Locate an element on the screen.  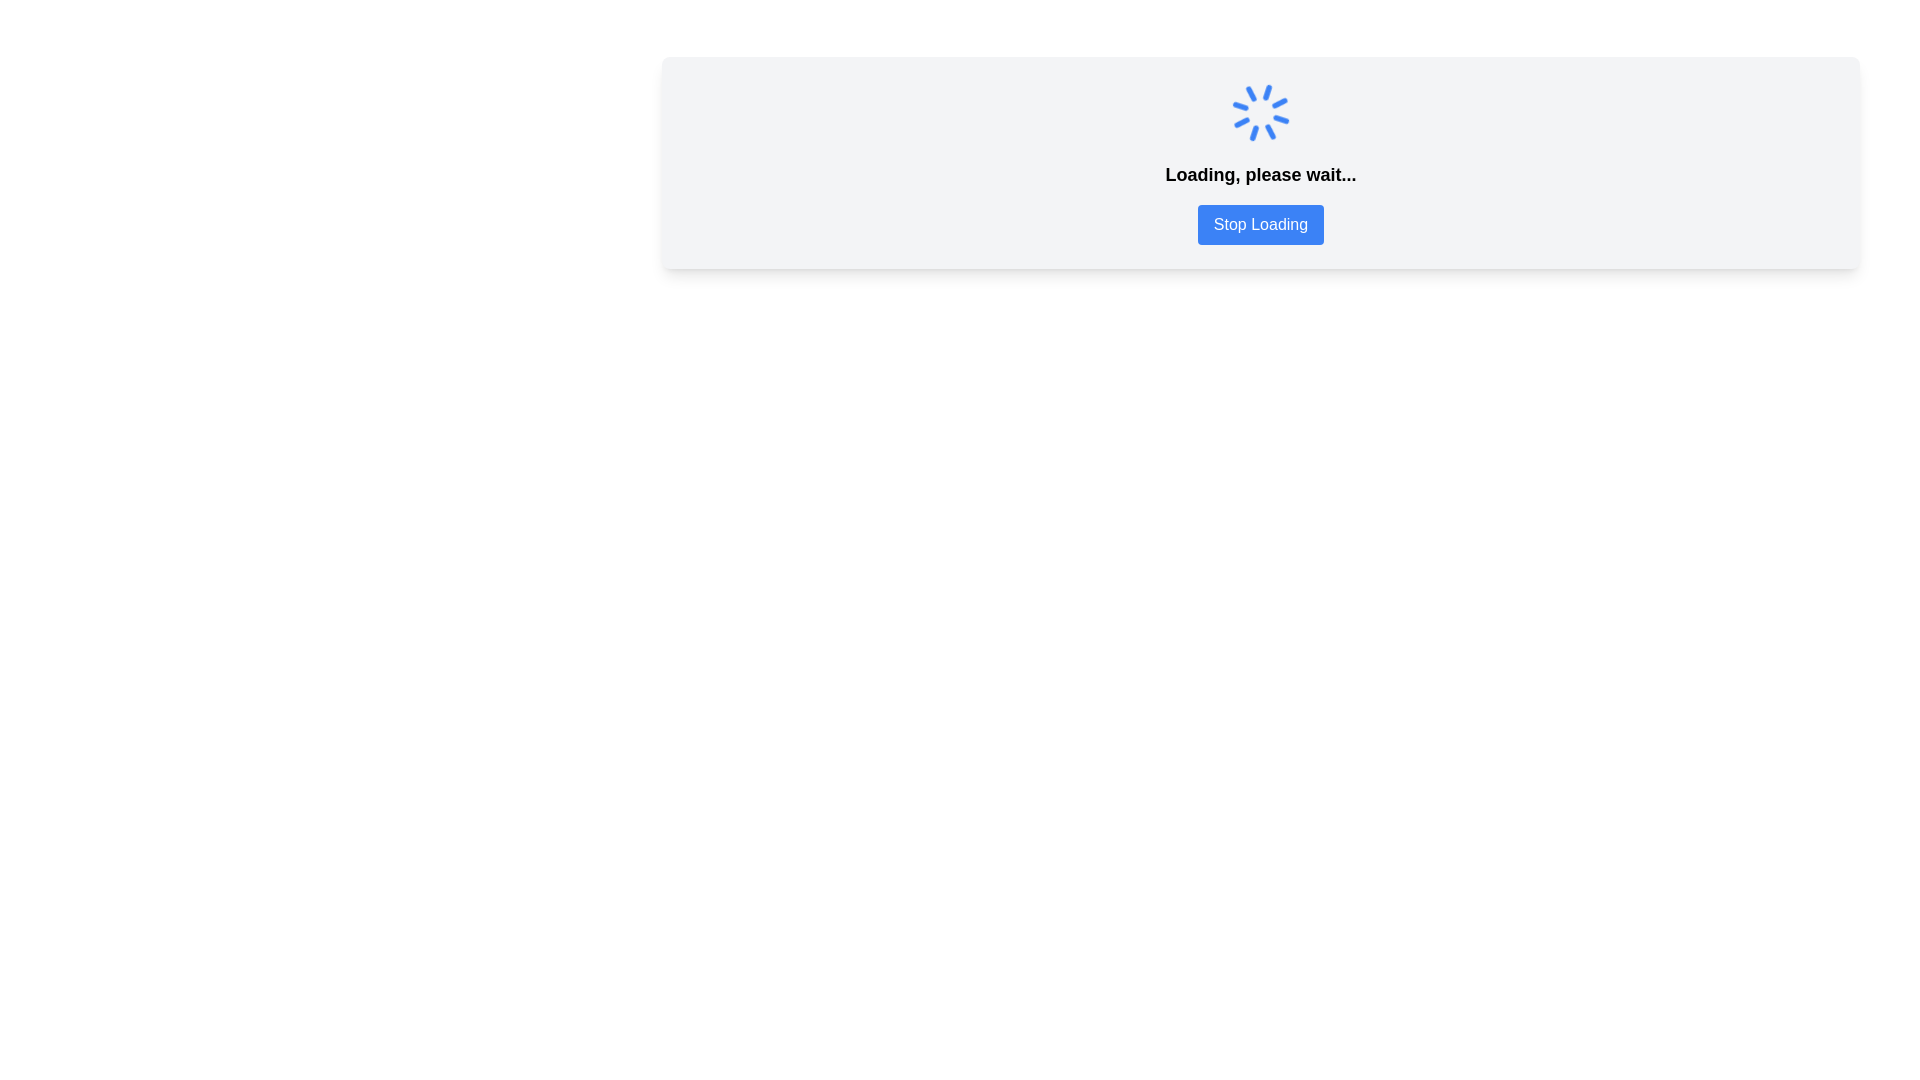
contents of the text display that shows 'Loading, please wait...' positioned above the blue 'Stop Loading' button is located at coordinates (1260, 173).